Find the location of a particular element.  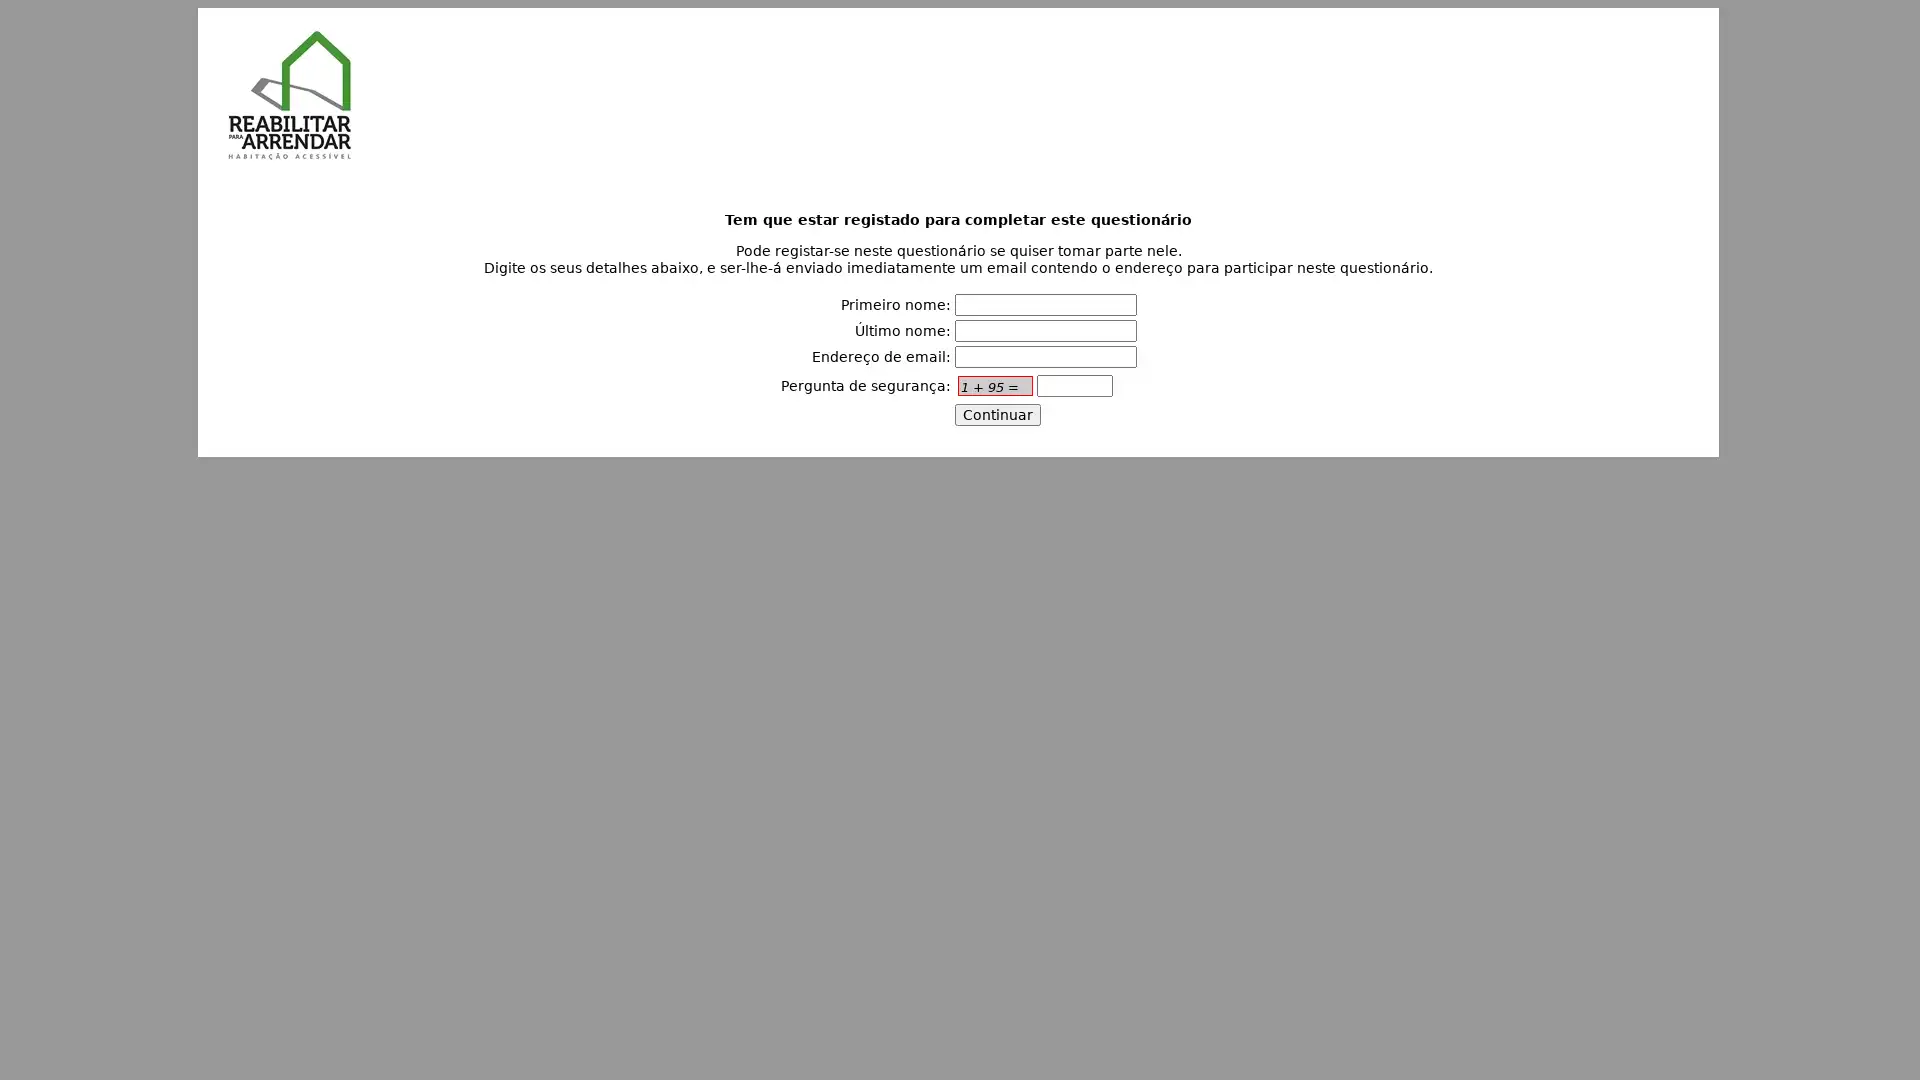

Continuar is located at coordinates (997, 414).